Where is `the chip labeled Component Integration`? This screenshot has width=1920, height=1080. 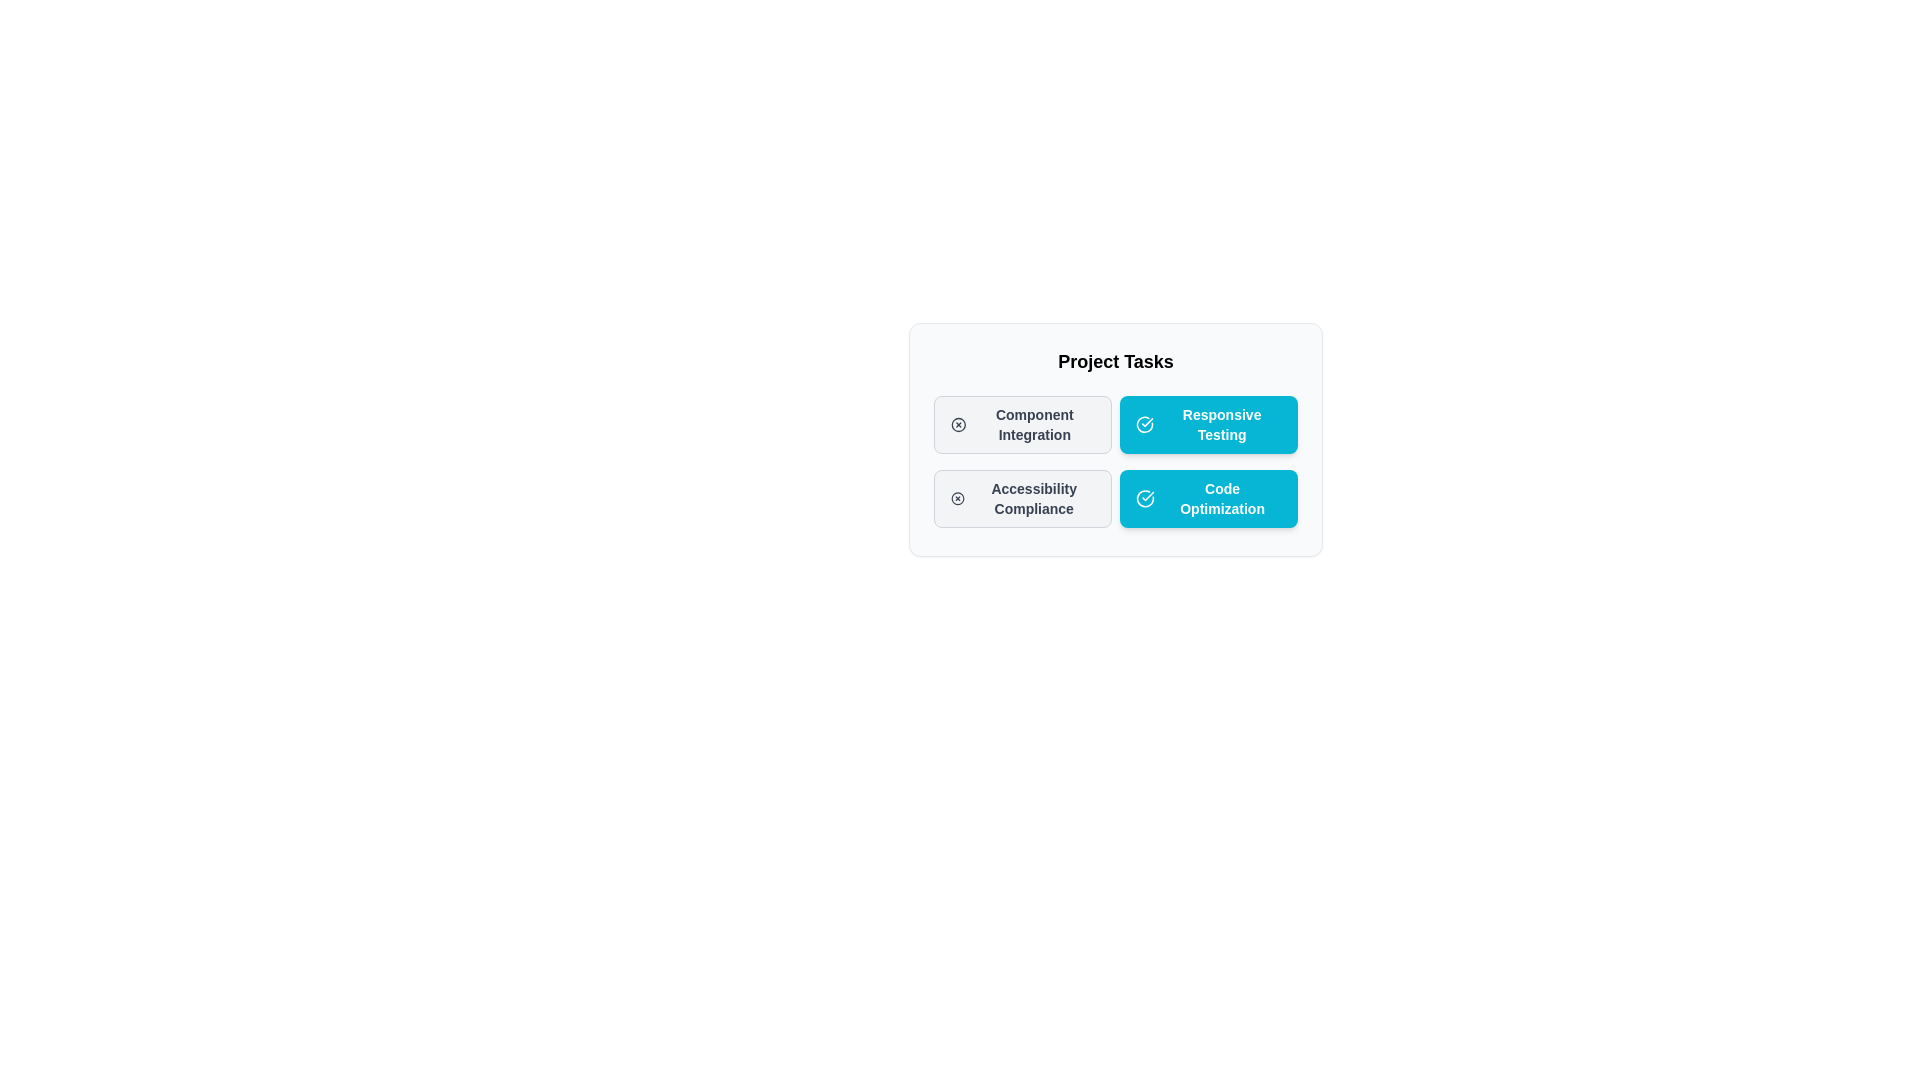
the chip labeled Component Integration is located at coordinates (1022, 423).